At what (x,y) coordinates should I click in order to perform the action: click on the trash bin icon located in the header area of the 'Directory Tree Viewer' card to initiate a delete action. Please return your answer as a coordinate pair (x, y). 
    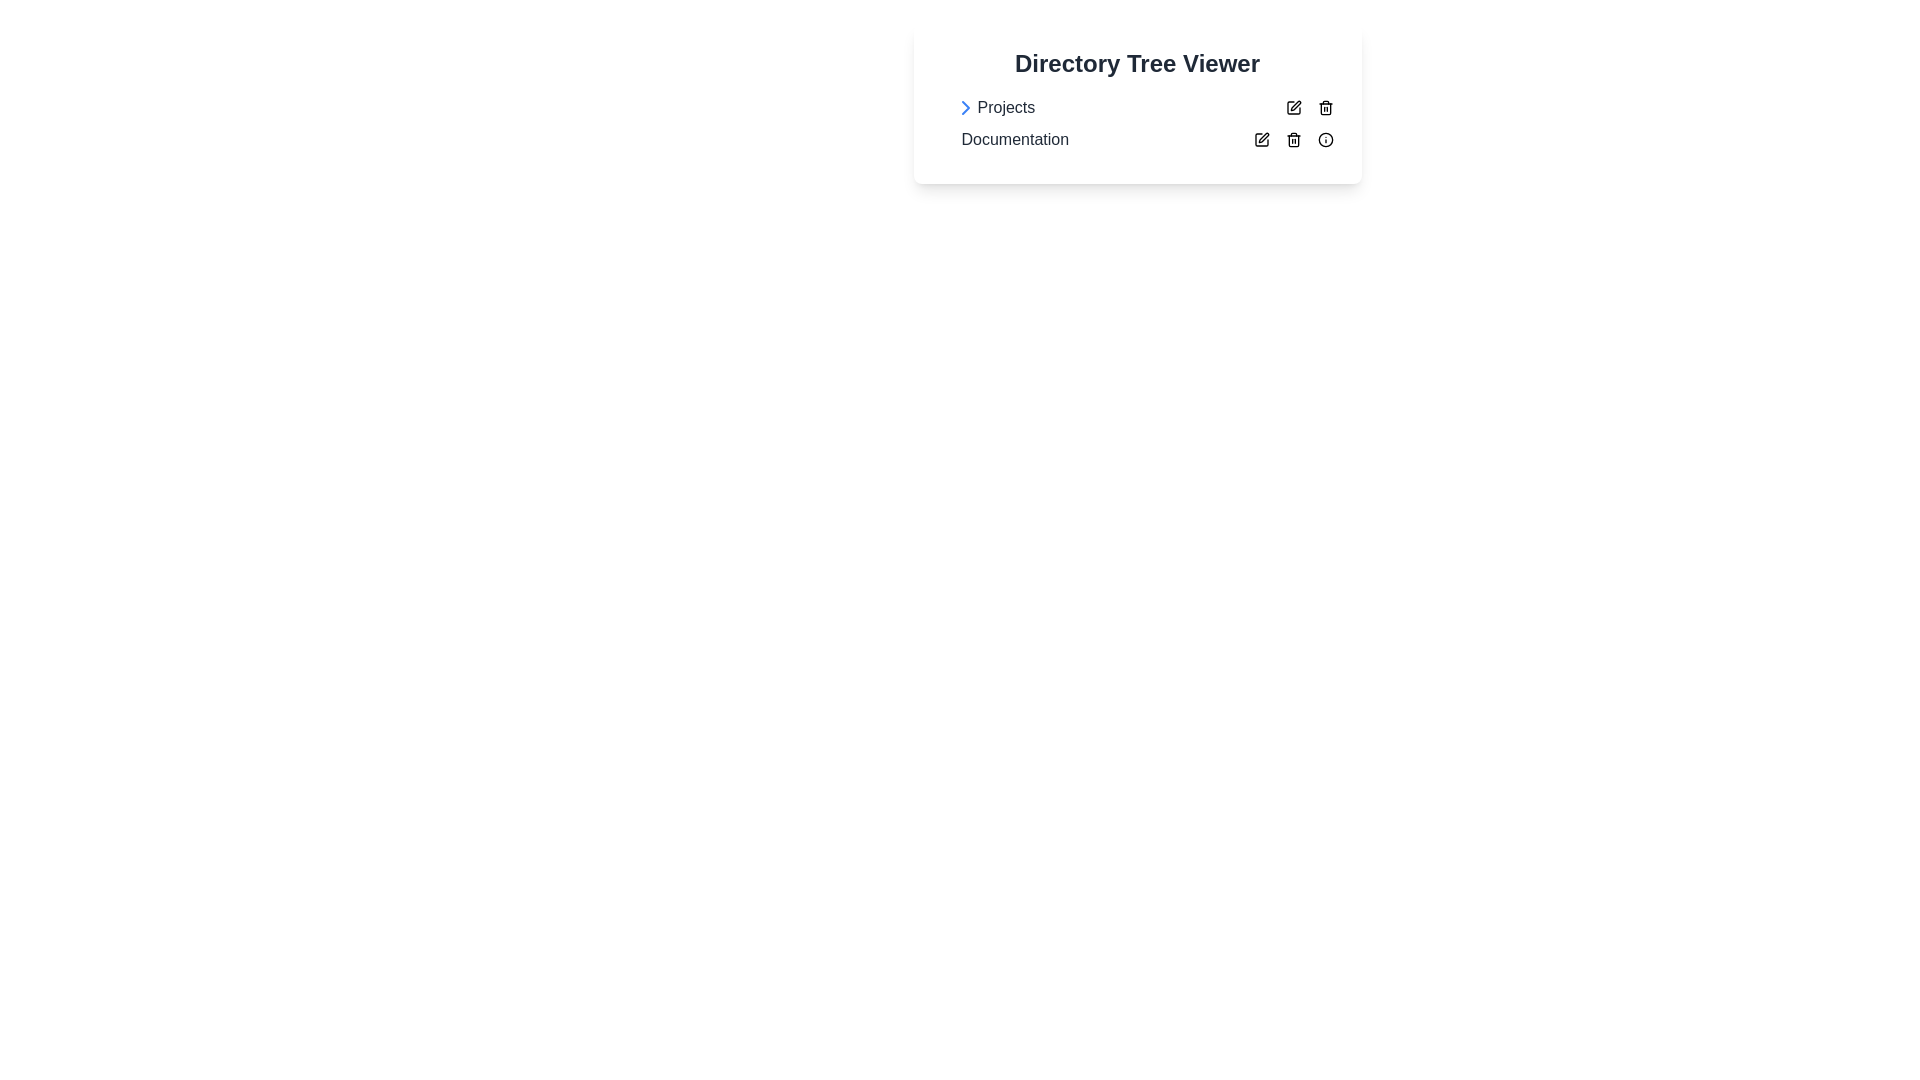
    Looking at the image, I should click on (1293, 138).